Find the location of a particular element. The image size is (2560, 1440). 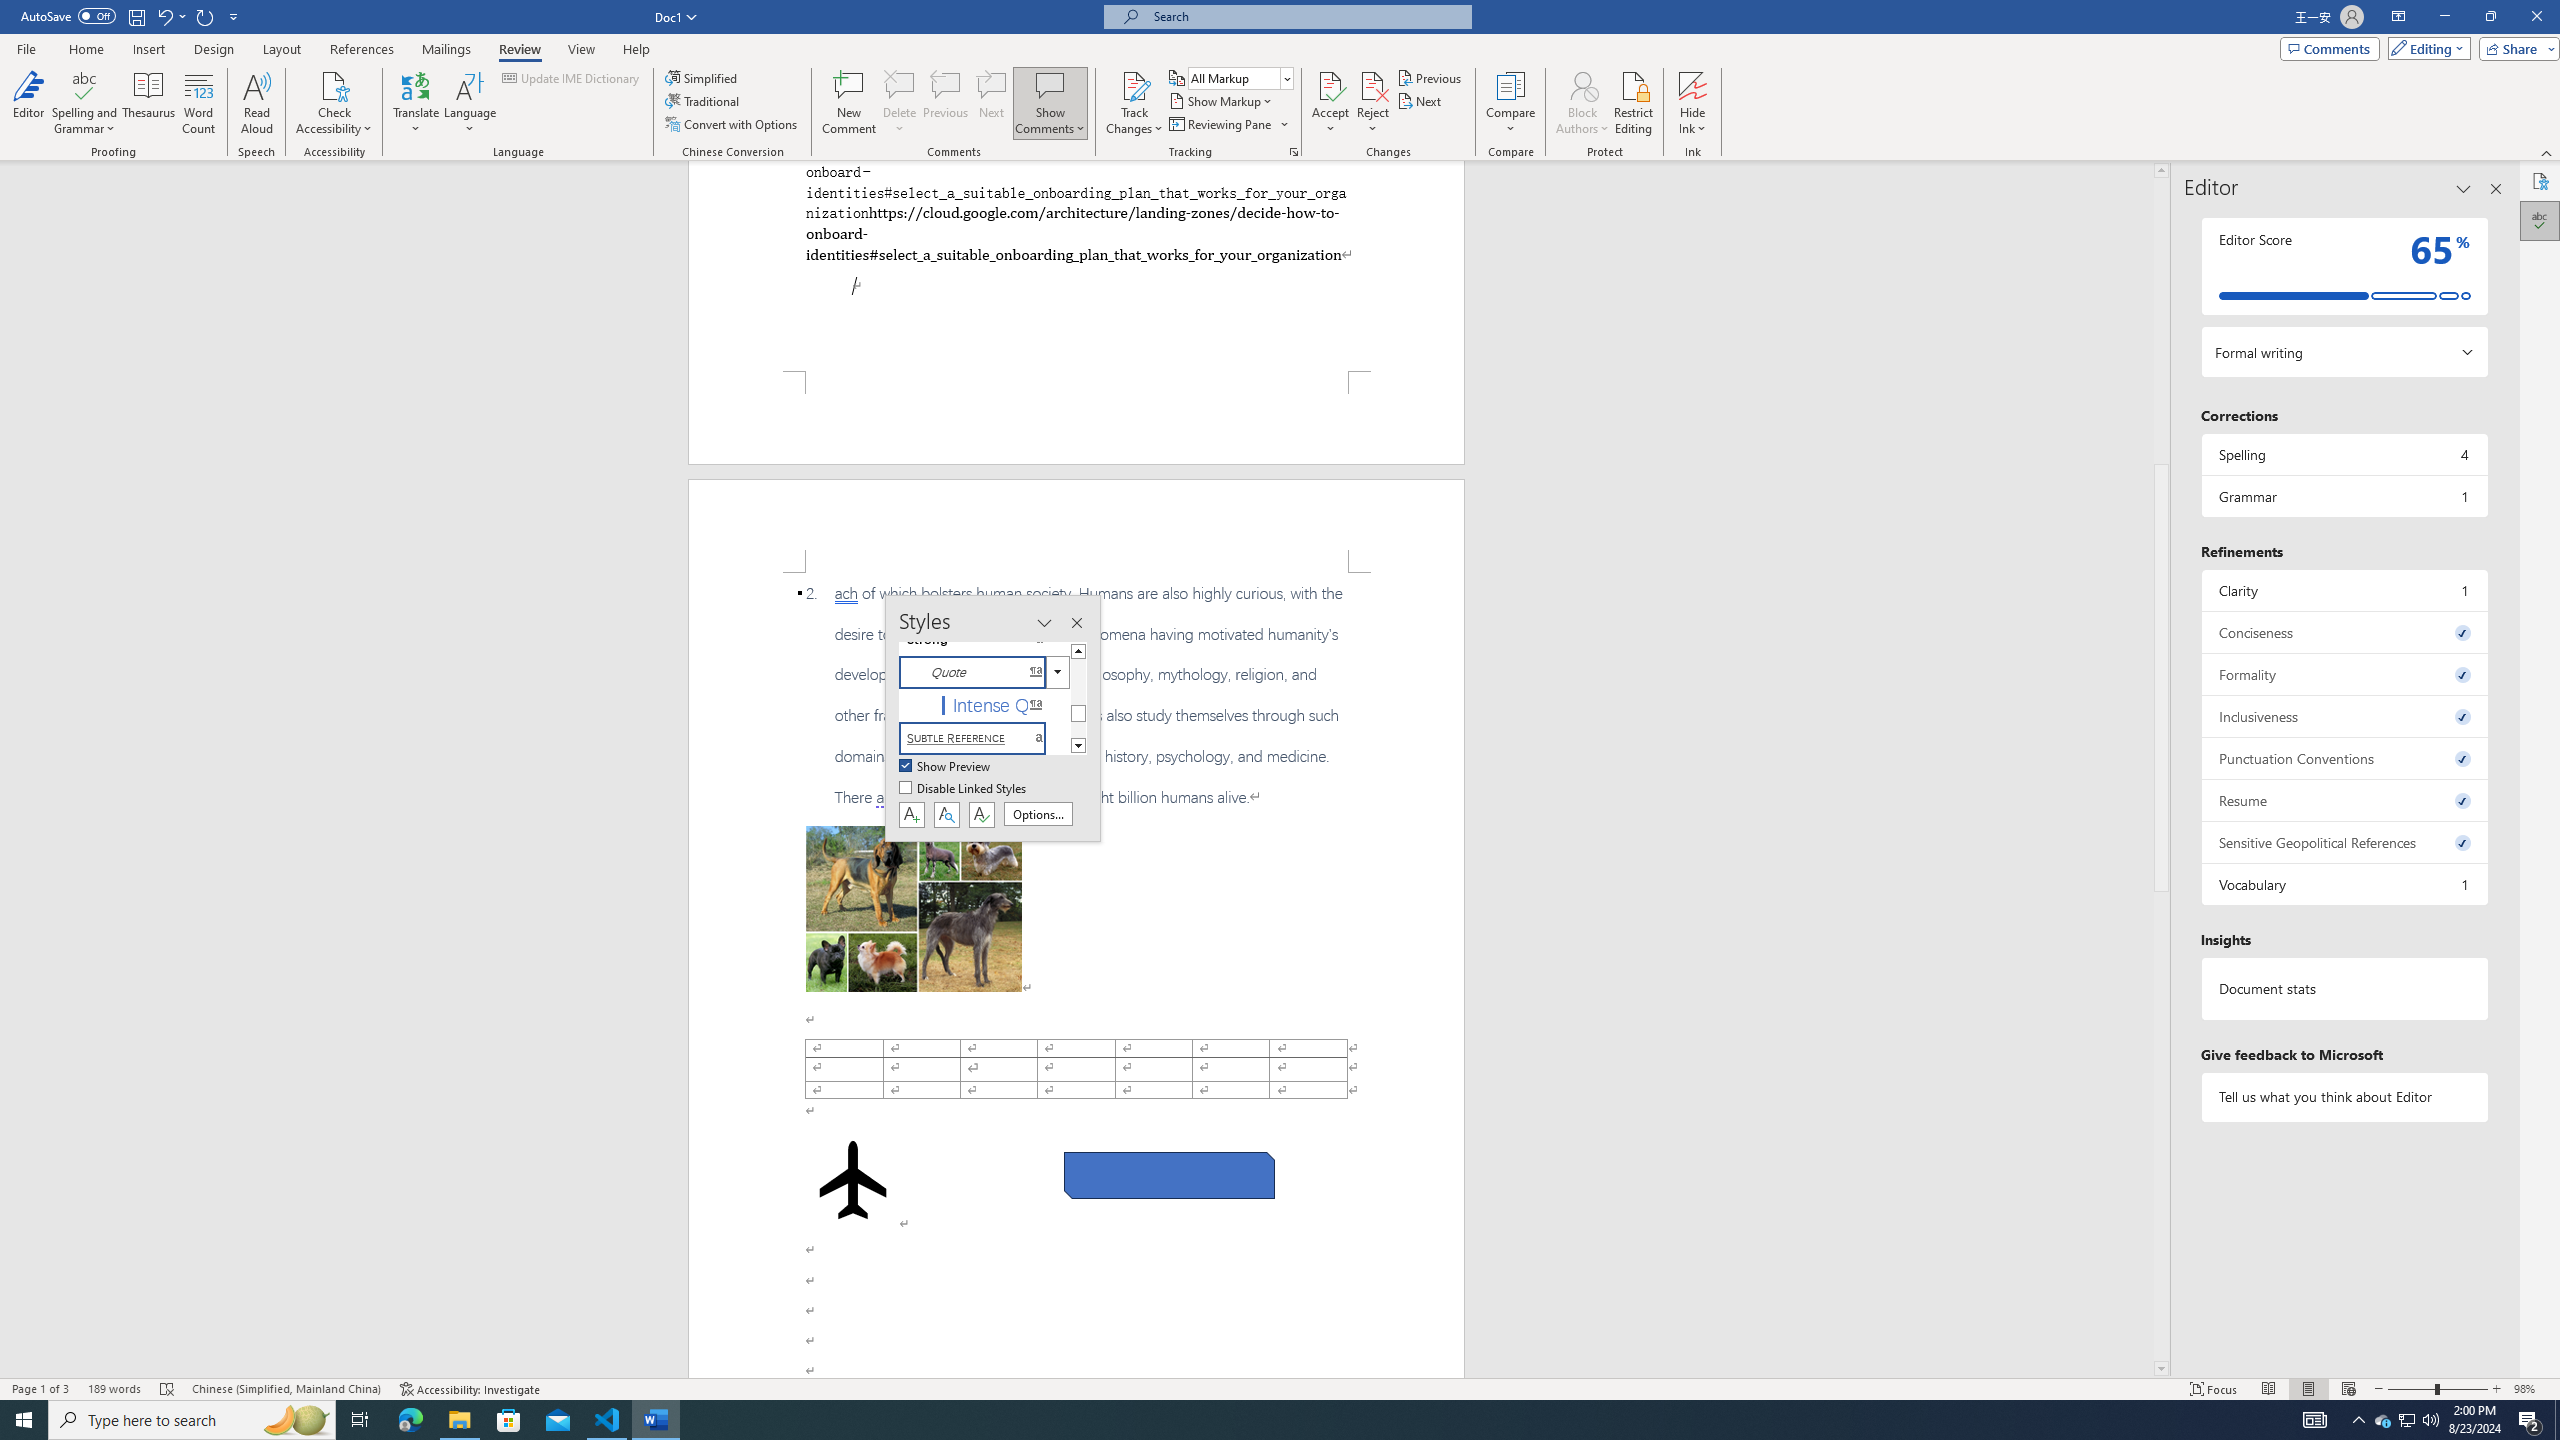

'Reject' is located at coordinates (1373, 103).